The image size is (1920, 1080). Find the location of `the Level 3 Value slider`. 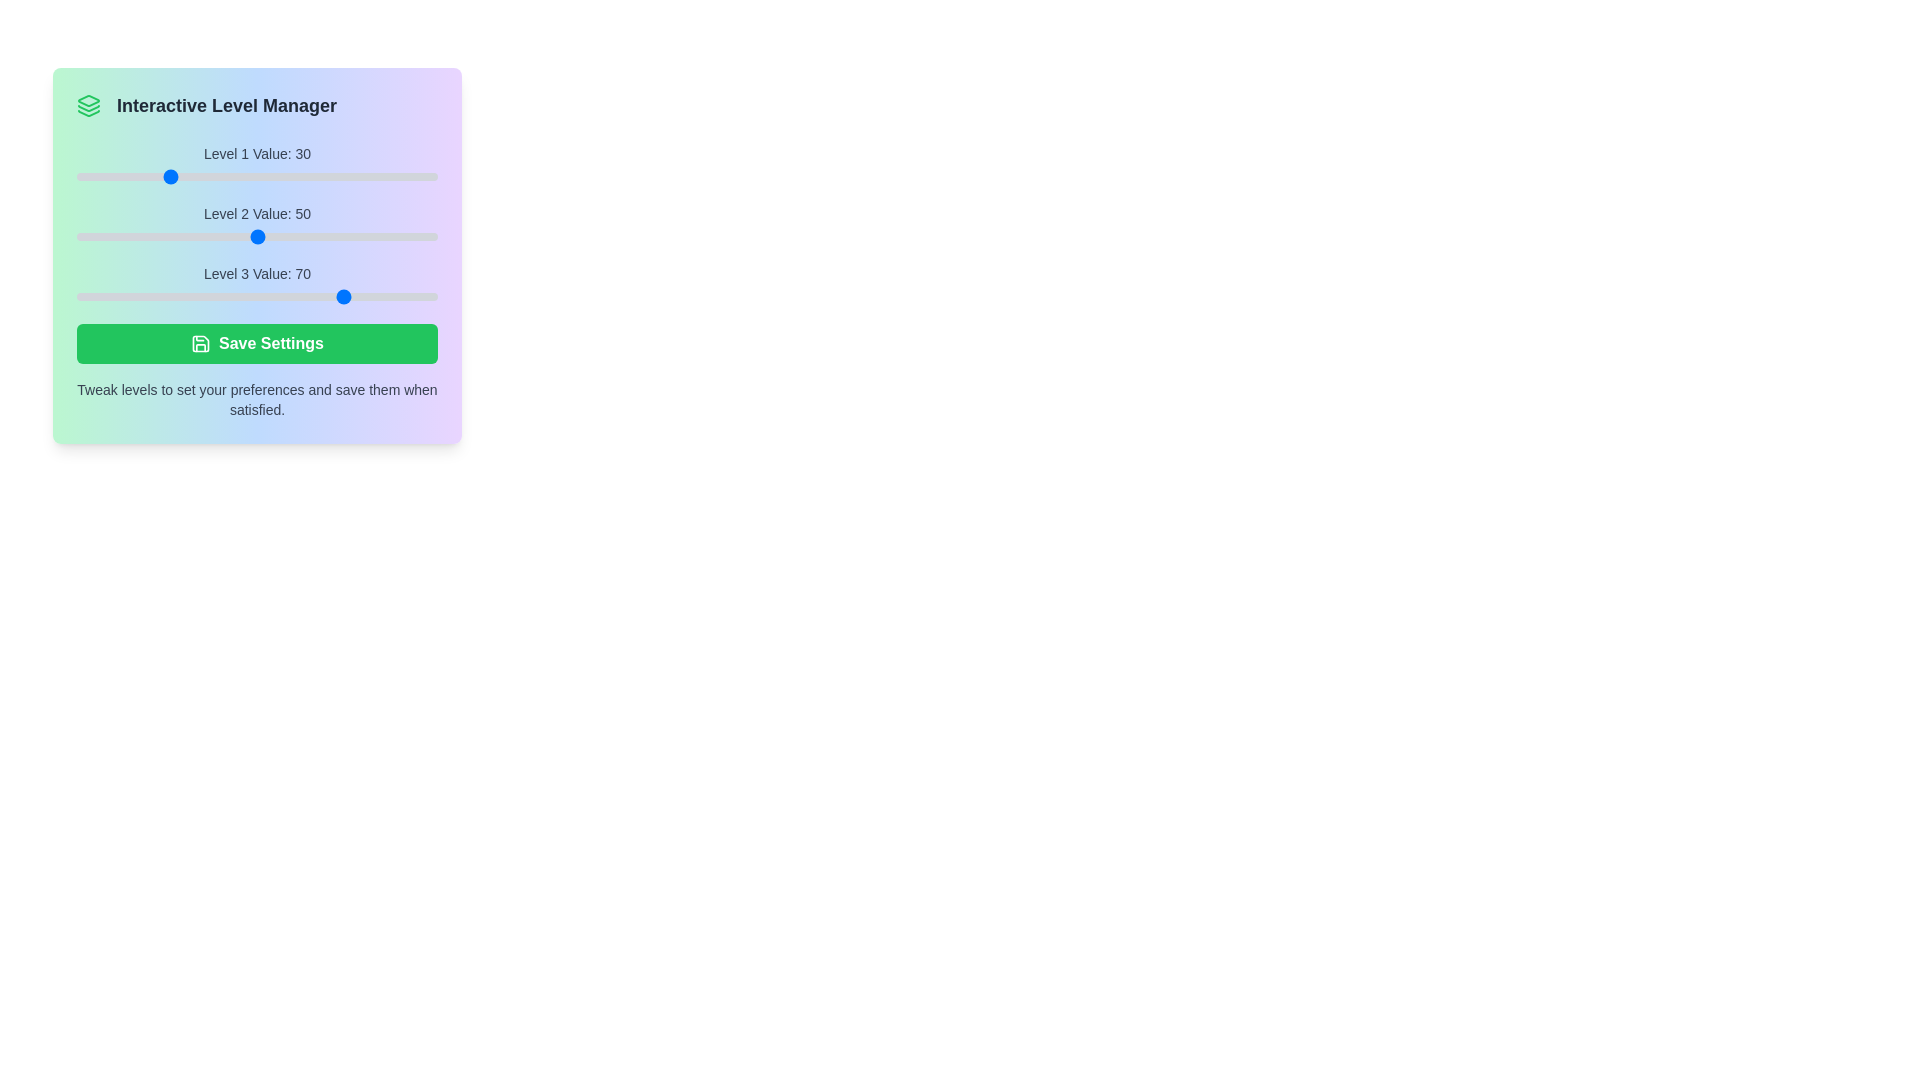

the Level 3 Value slider is located at coordinates (432, 297).